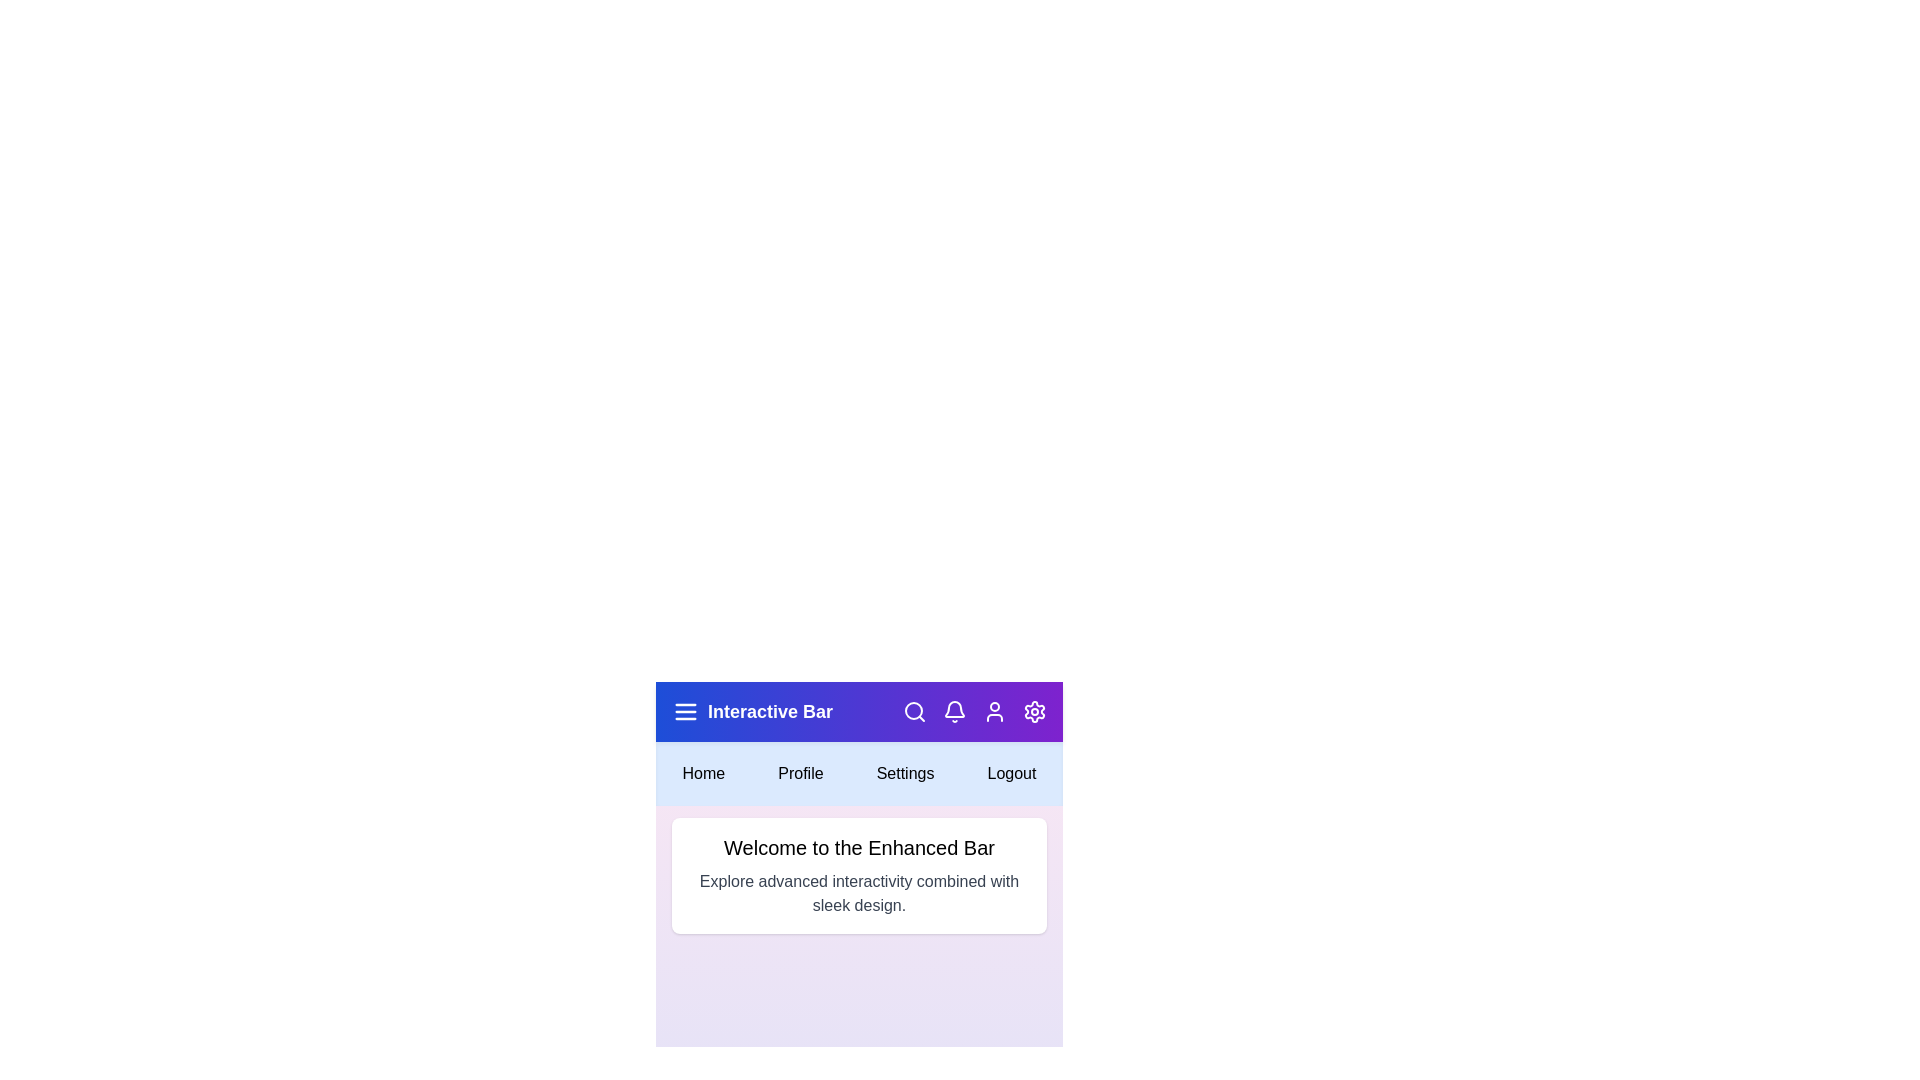 The height and width of the screenshot is (1080, 1920). I want to click on the user icon in the app bar, so click(994, 711).